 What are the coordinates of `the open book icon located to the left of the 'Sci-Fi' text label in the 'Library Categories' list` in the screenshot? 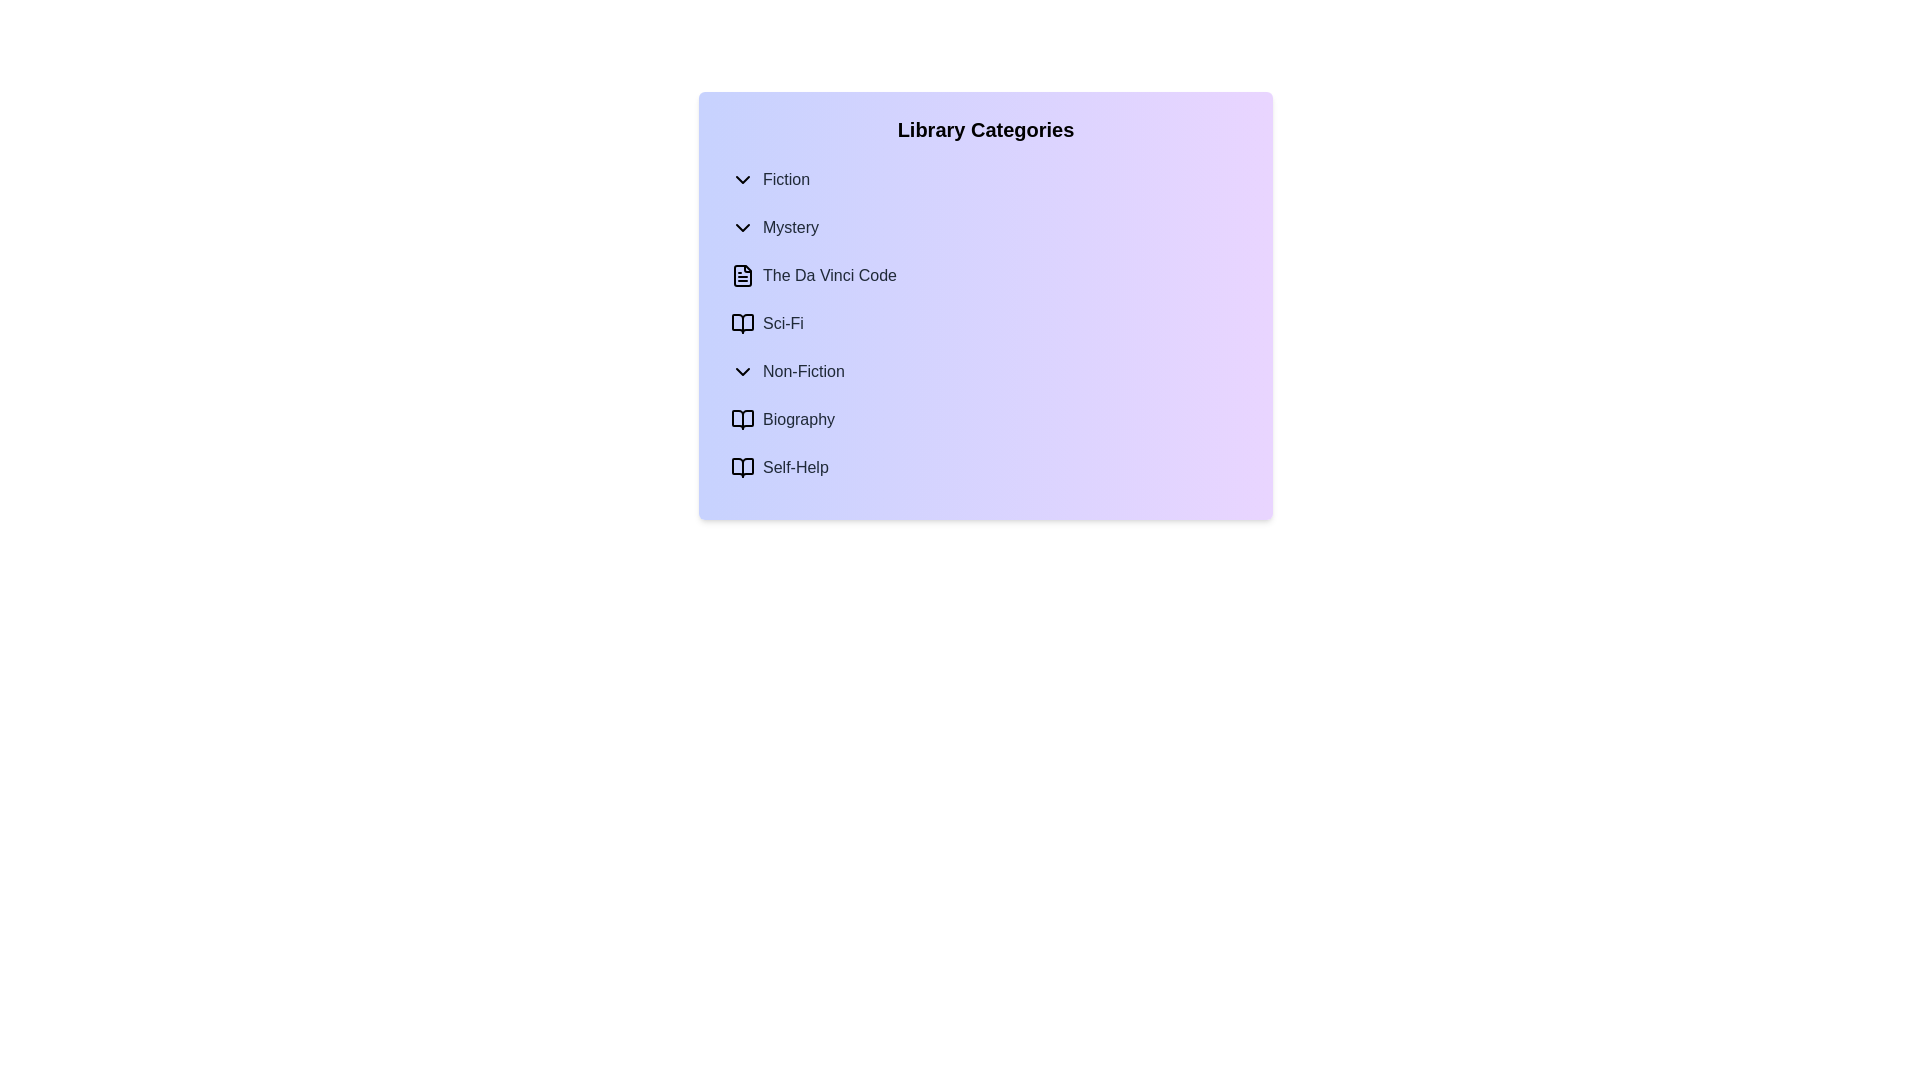 It's located at (742, 323).